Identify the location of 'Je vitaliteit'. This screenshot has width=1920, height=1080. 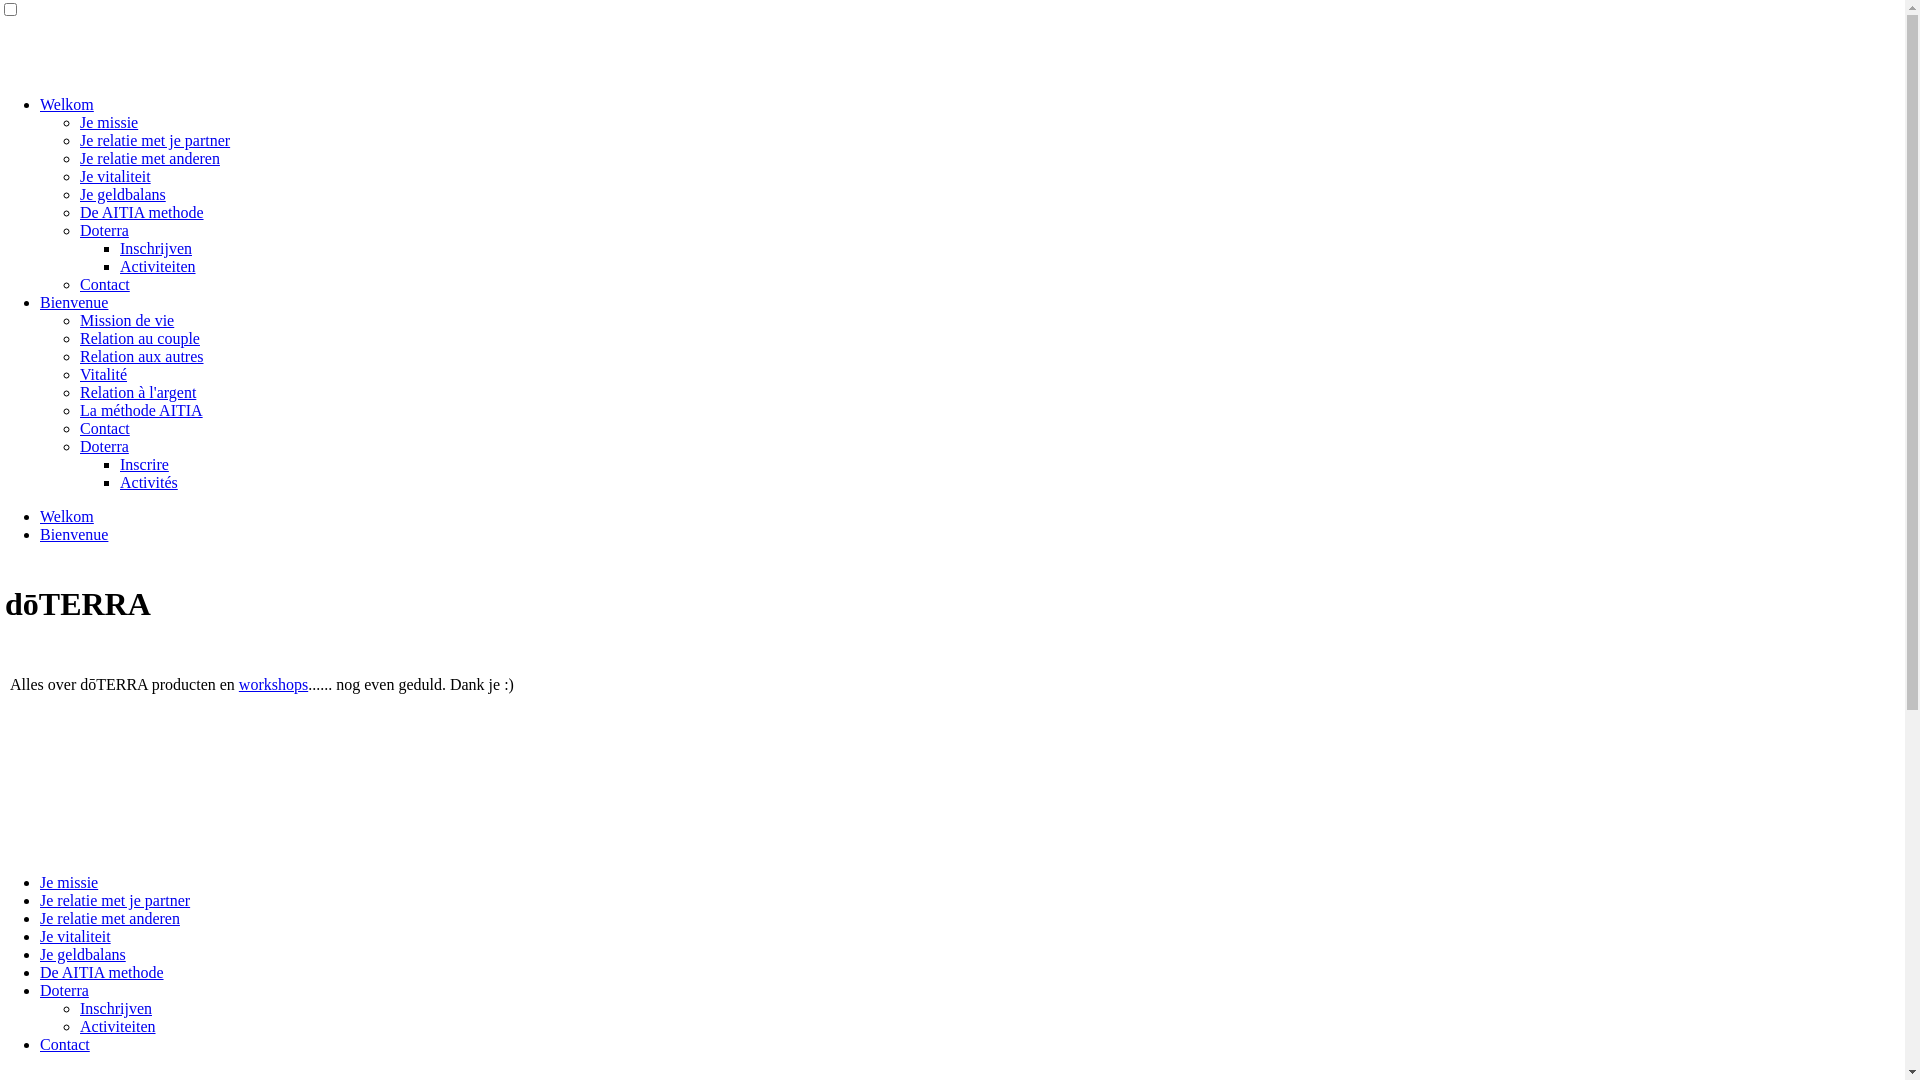
(80, 175).